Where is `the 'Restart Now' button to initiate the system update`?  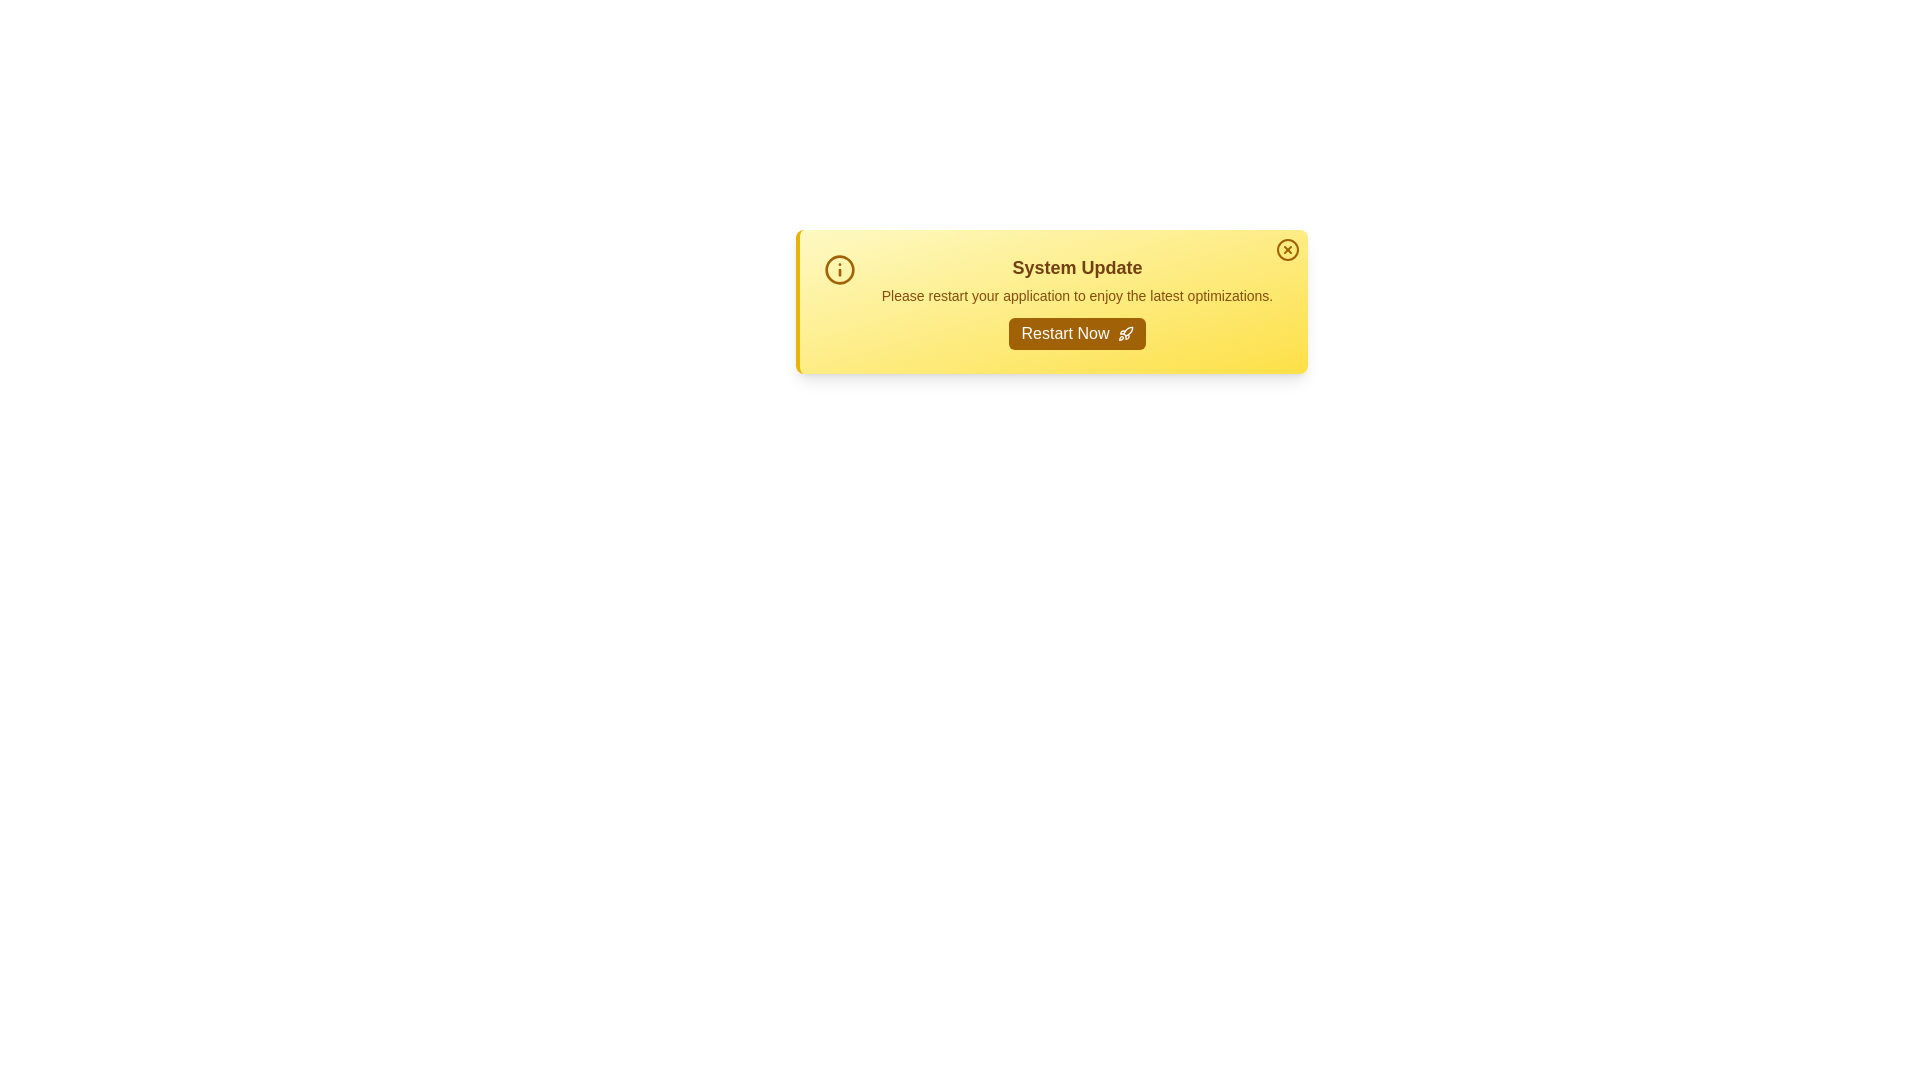
the 'Restart Now' button to initiate the system update is located at coordinates (1076, 333).